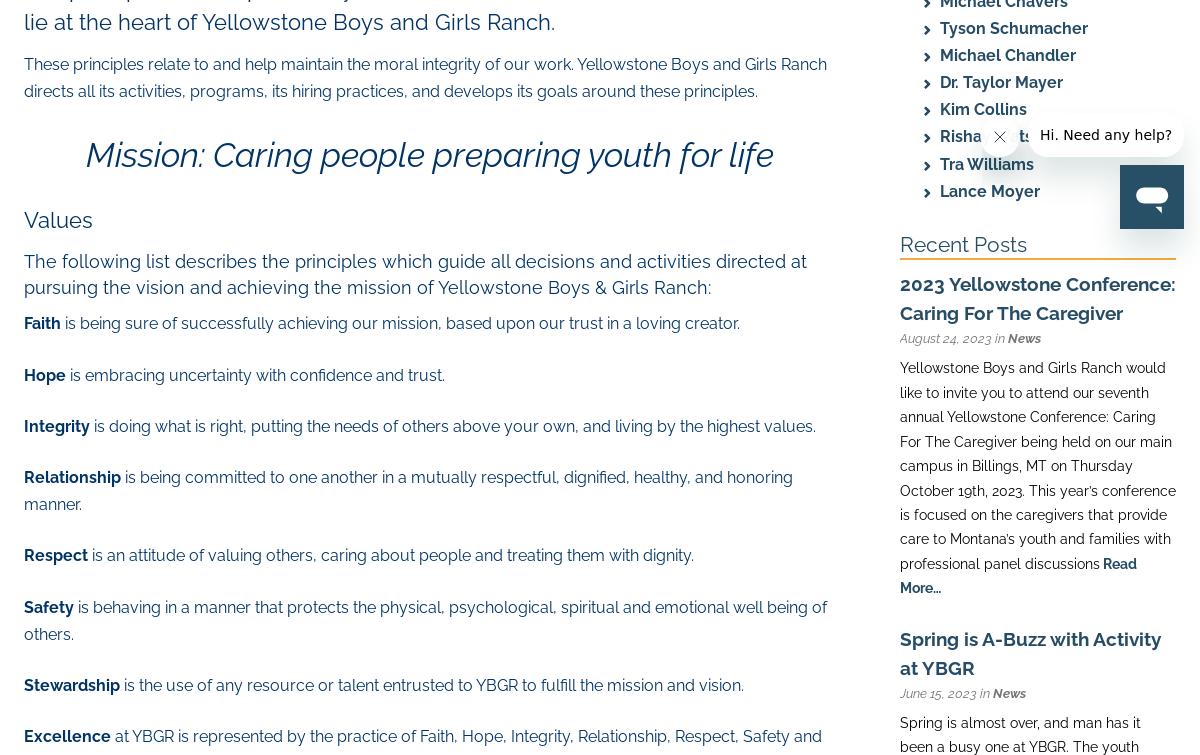  What do you see at coordinates (900, 574) in the screenshot?
I see `'Read More…'` at bounding box center [900, 574].